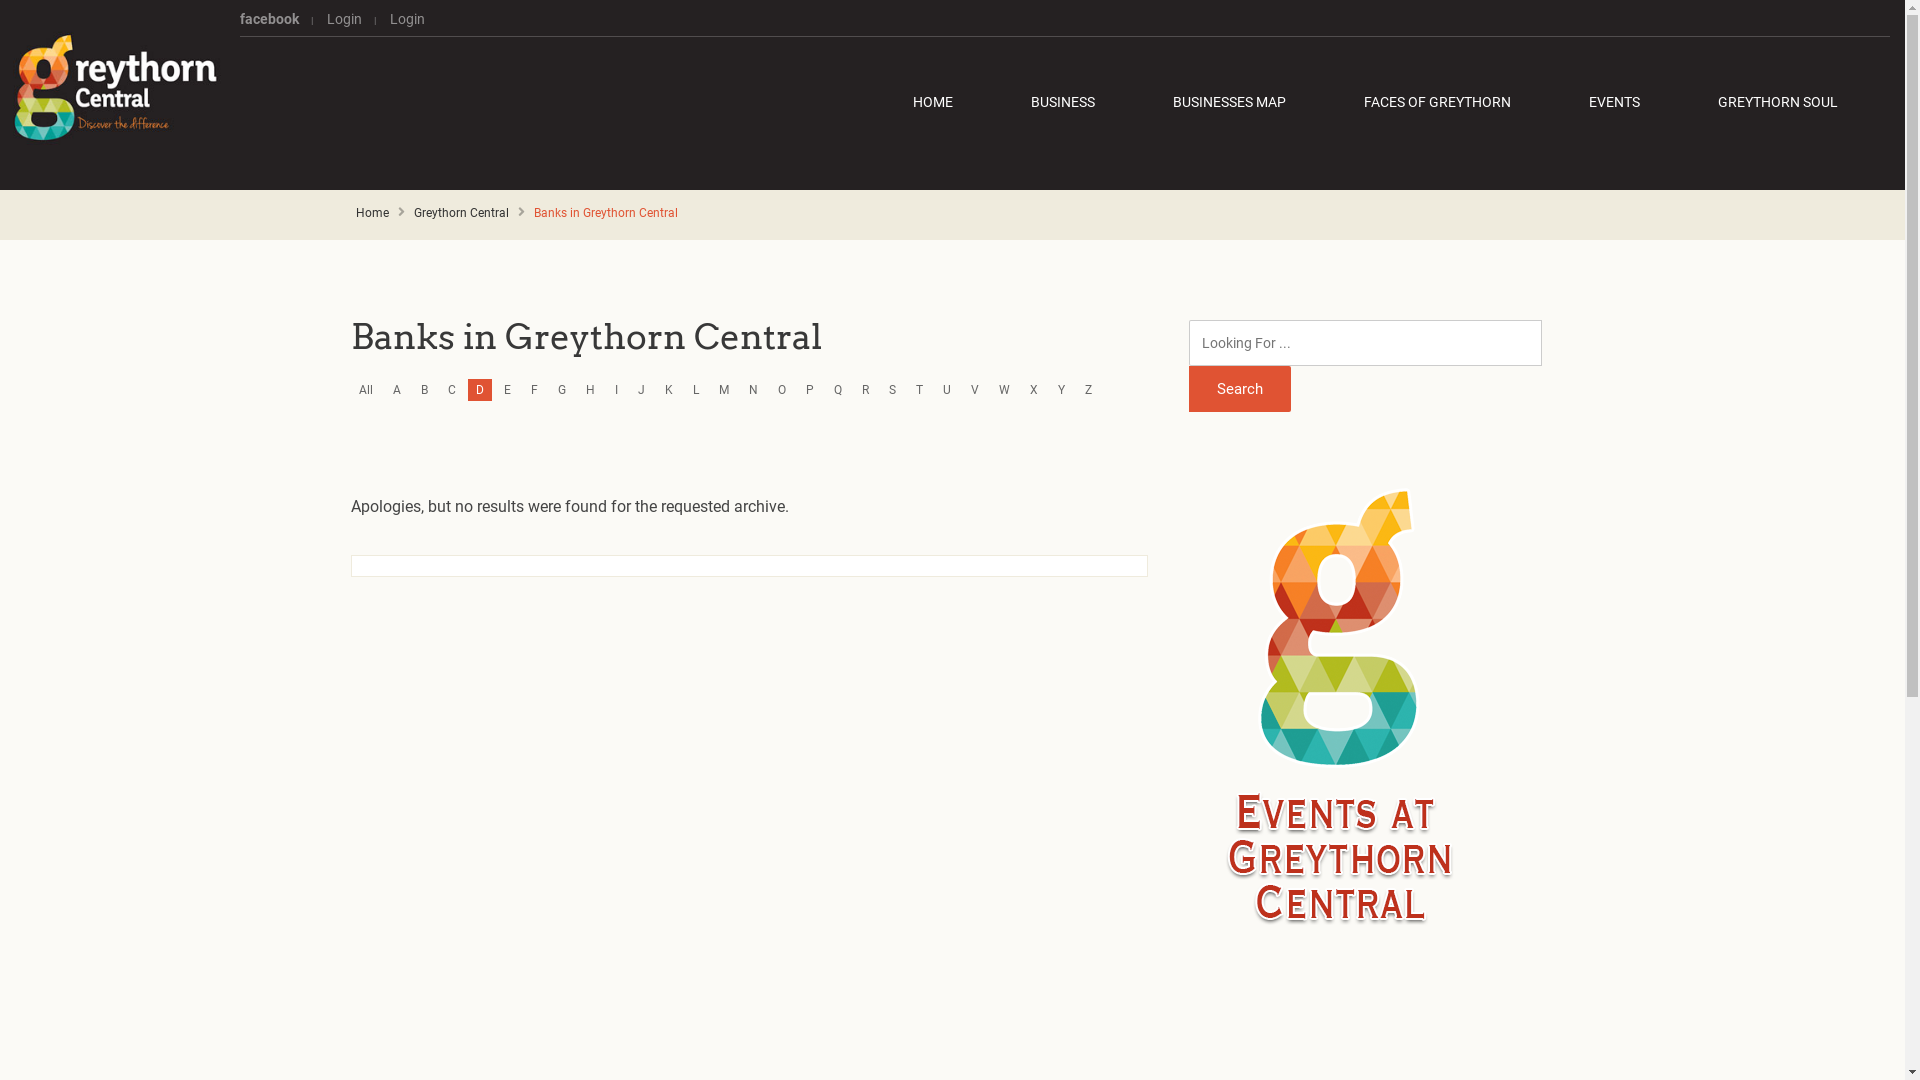 The width and height of the screenshot is (1920, 1080). Describe the element at coordinates (865, 389) in the screenshot. I see `'R'` at that location.